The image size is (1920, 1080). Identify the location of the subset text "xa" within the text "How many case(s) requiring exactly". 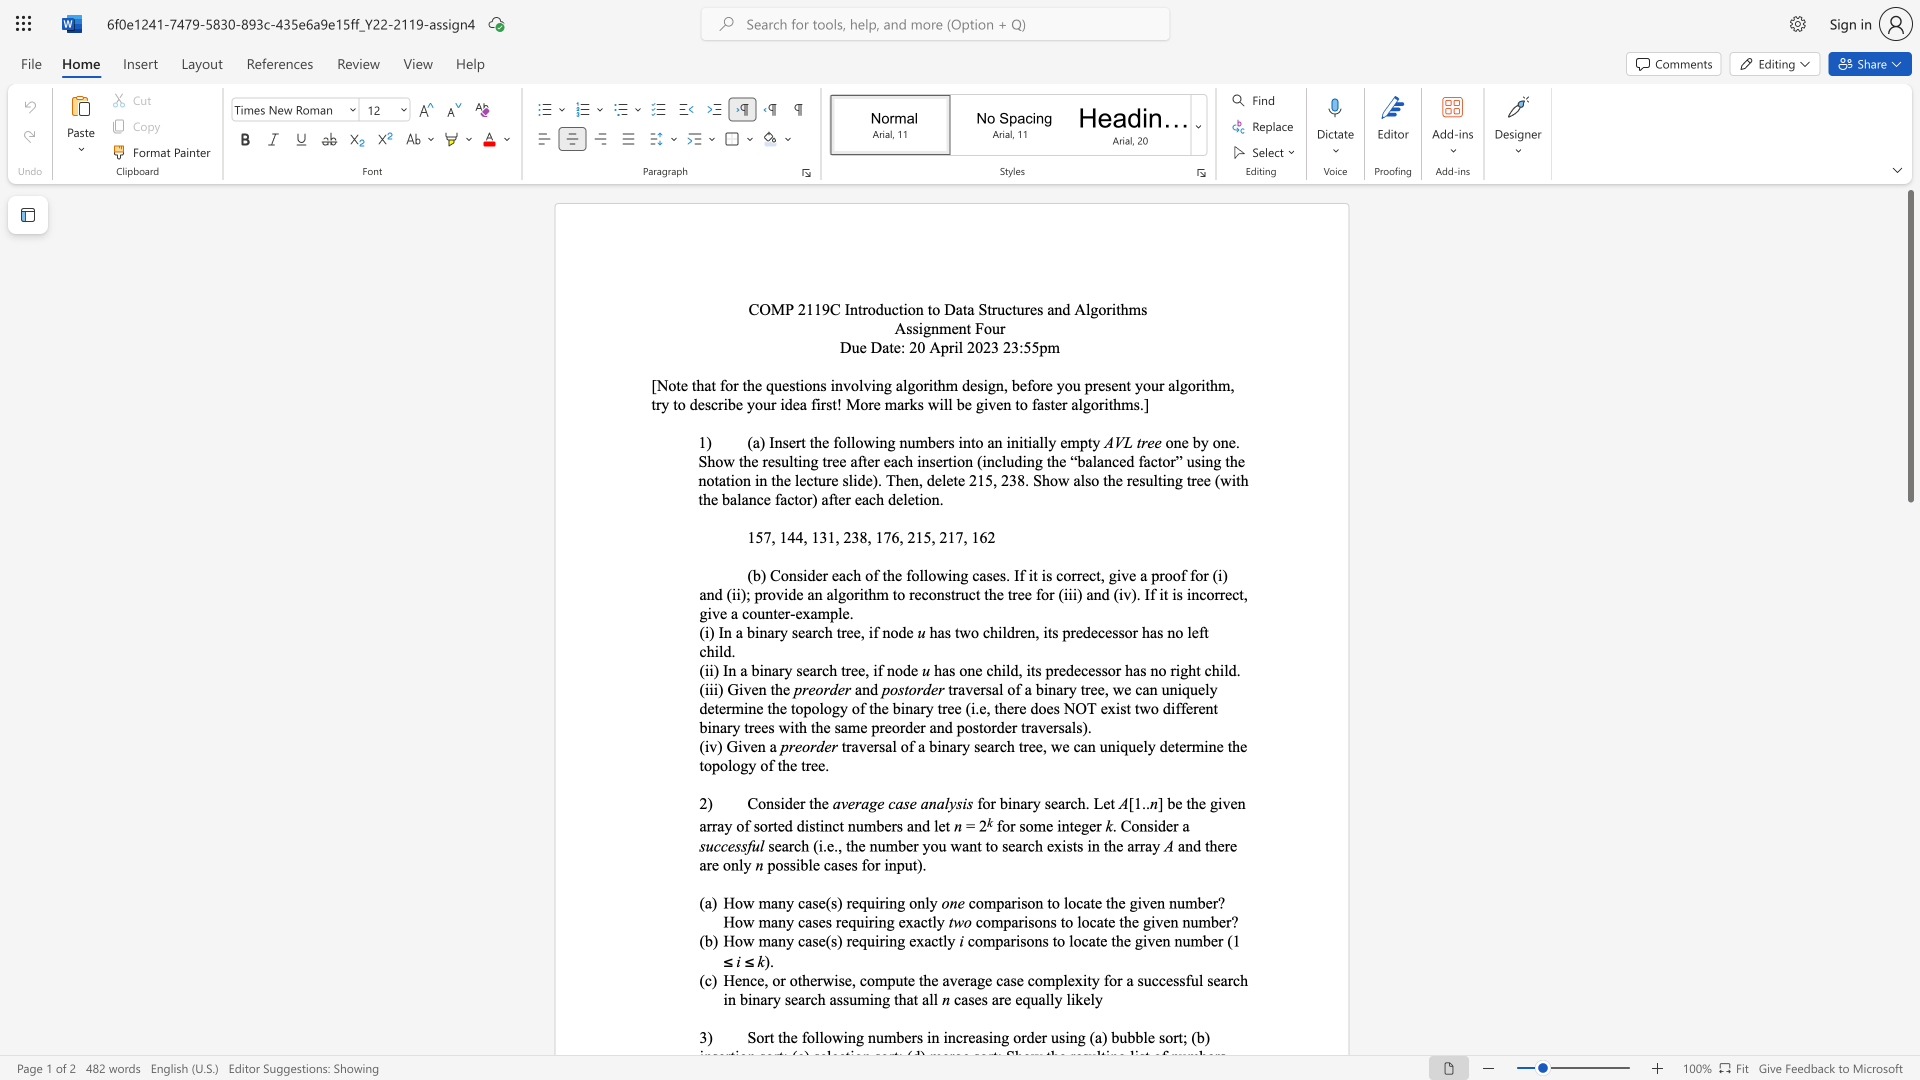
(915, 941).